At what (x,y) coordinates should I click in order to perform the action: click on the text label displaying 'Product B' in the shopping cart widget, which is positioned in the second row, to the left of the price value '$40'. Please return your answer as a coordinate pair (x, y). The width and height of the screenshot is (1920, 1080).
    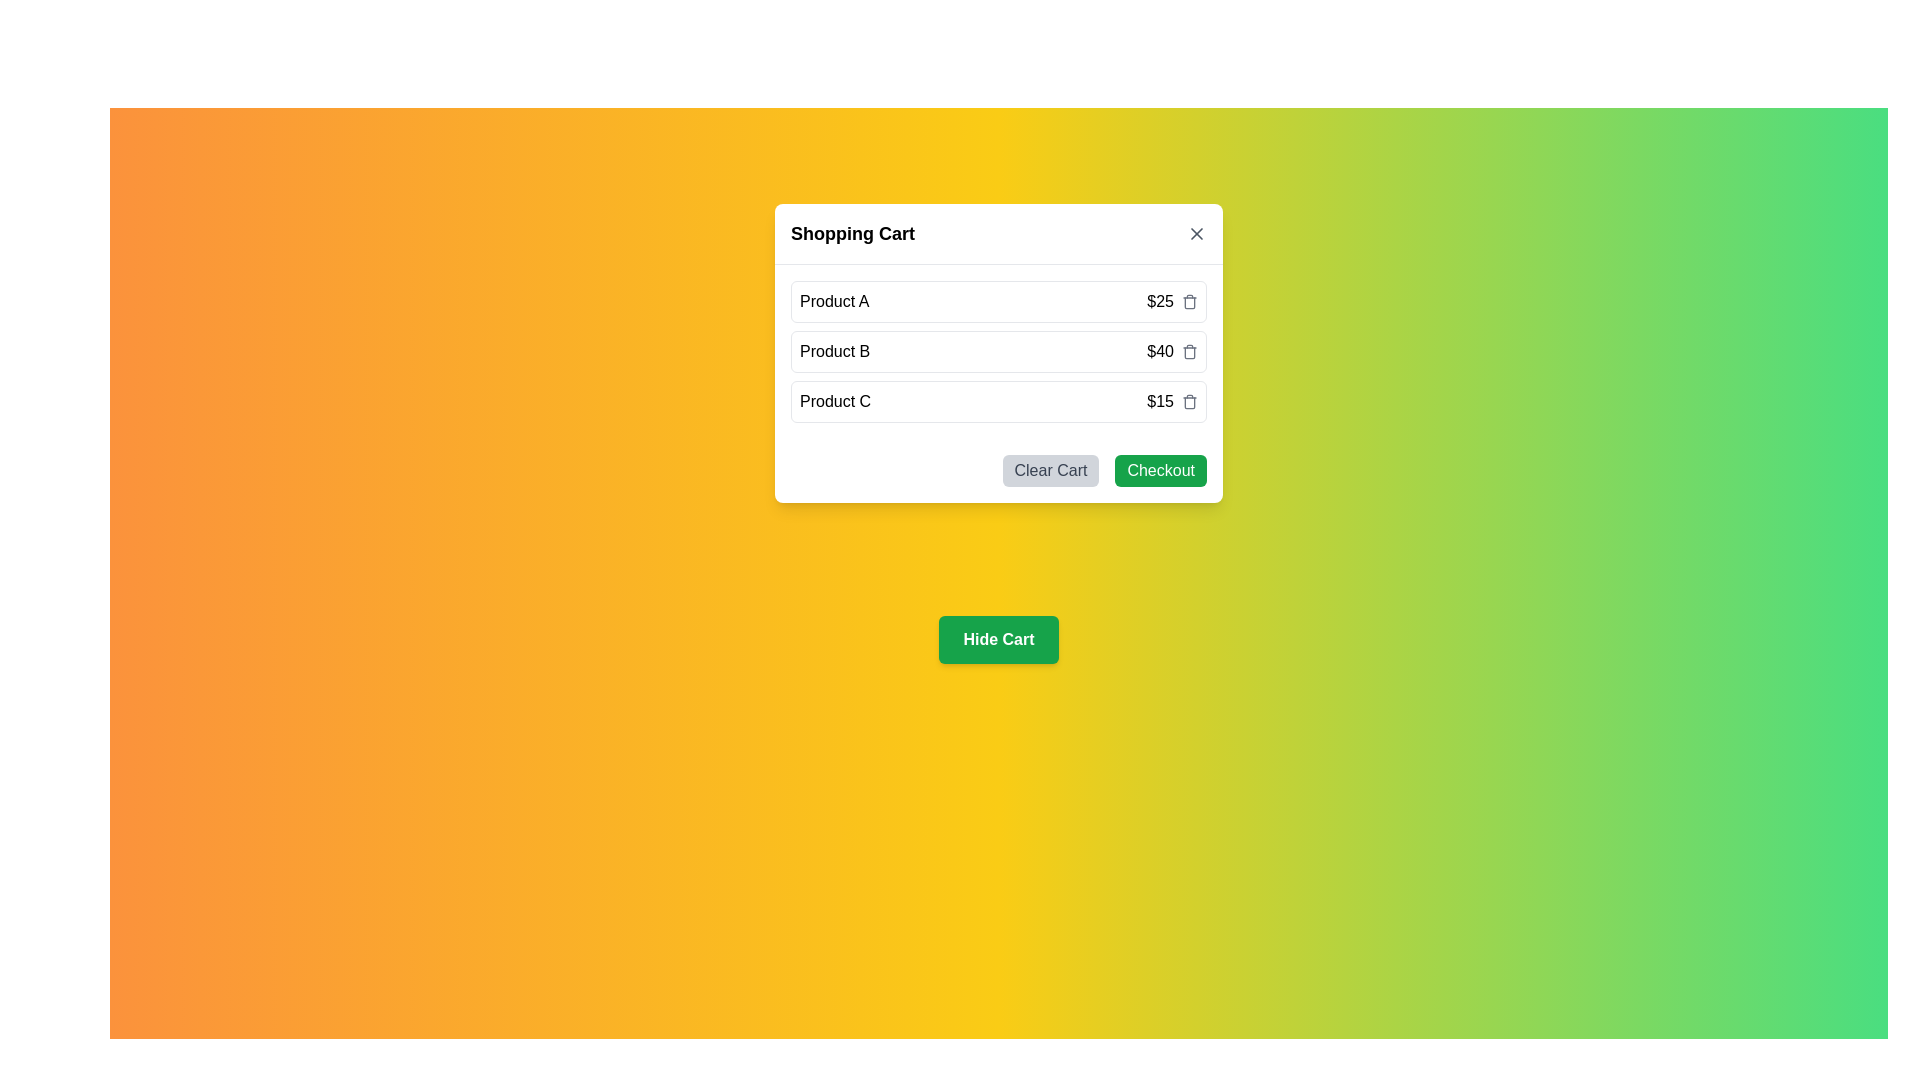
    Looking at the image, I should click on (835, 350).